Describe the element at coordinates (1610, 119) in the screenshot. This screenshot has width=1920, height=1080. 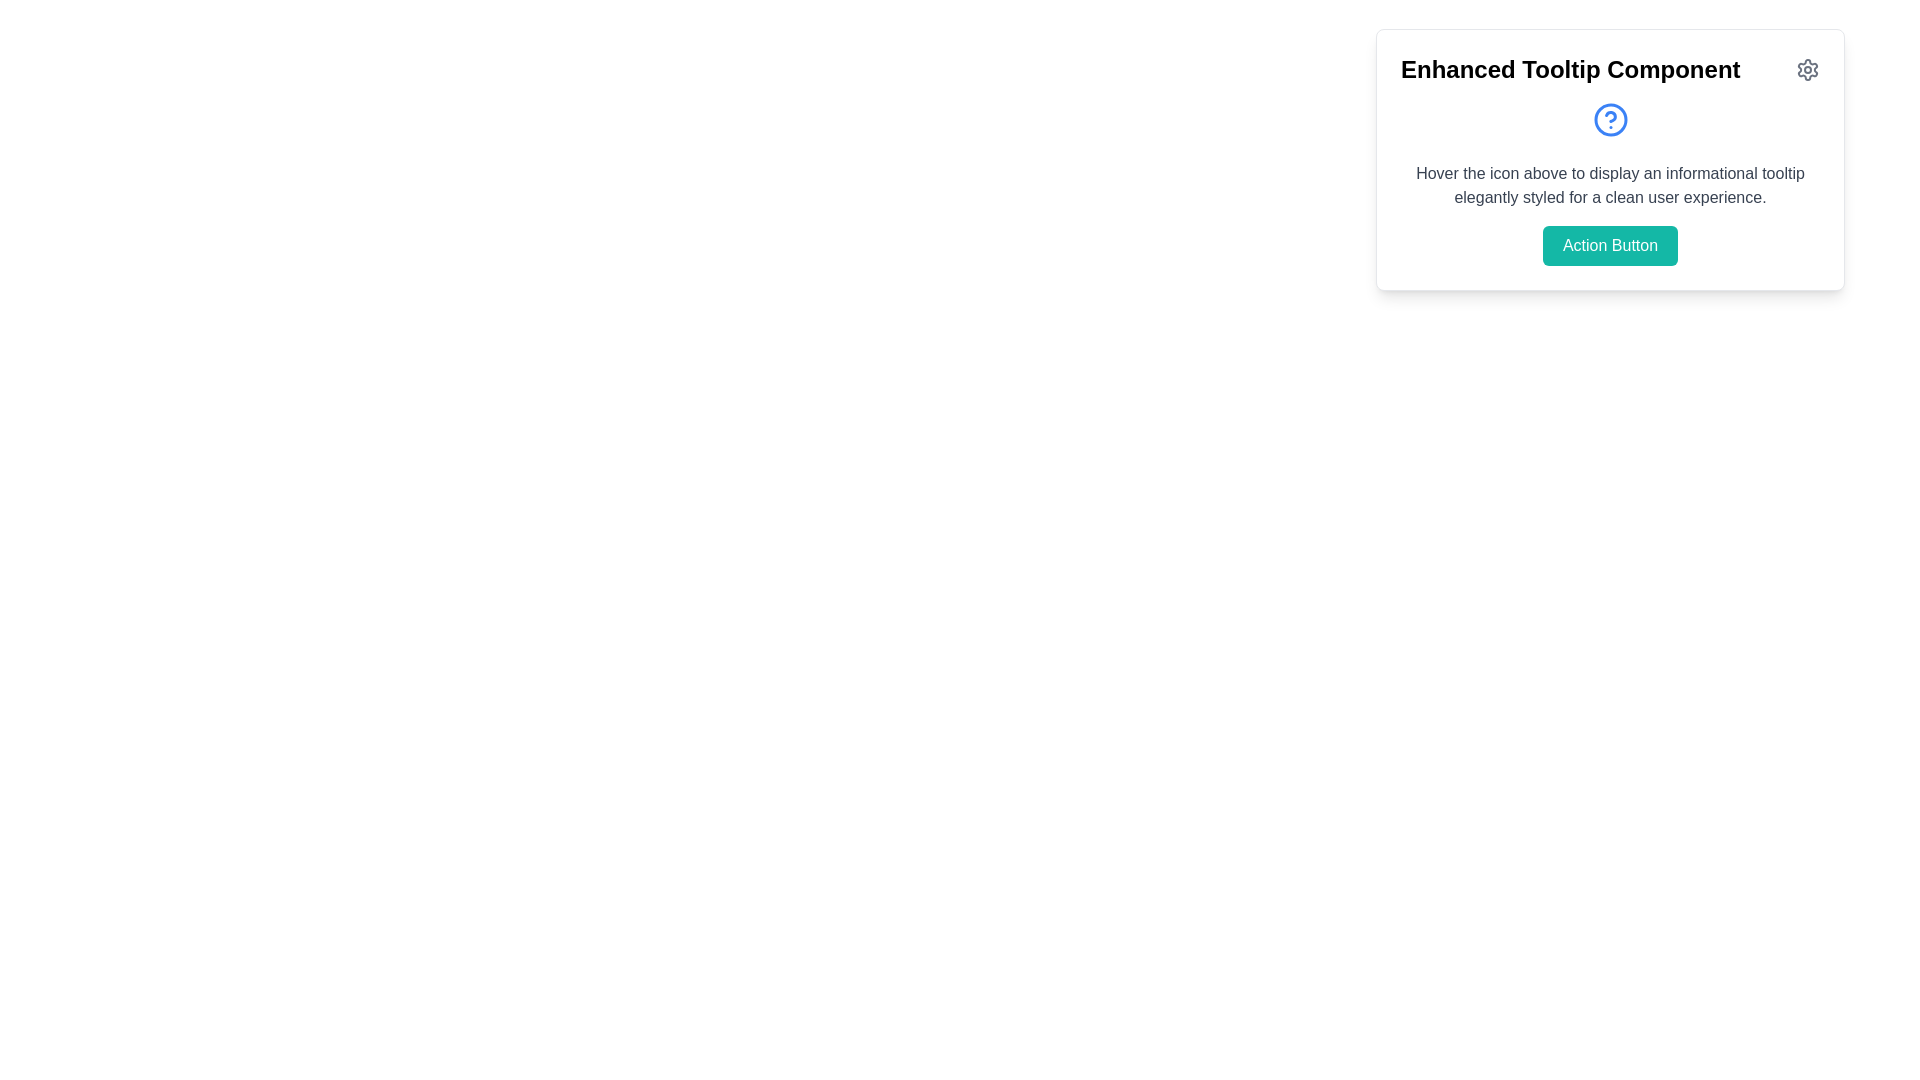
I see `the interactive icon located below the heading 'Enhanced Tooltip Component' and above the instructions text, situated above the 'Action Button'` at that location.